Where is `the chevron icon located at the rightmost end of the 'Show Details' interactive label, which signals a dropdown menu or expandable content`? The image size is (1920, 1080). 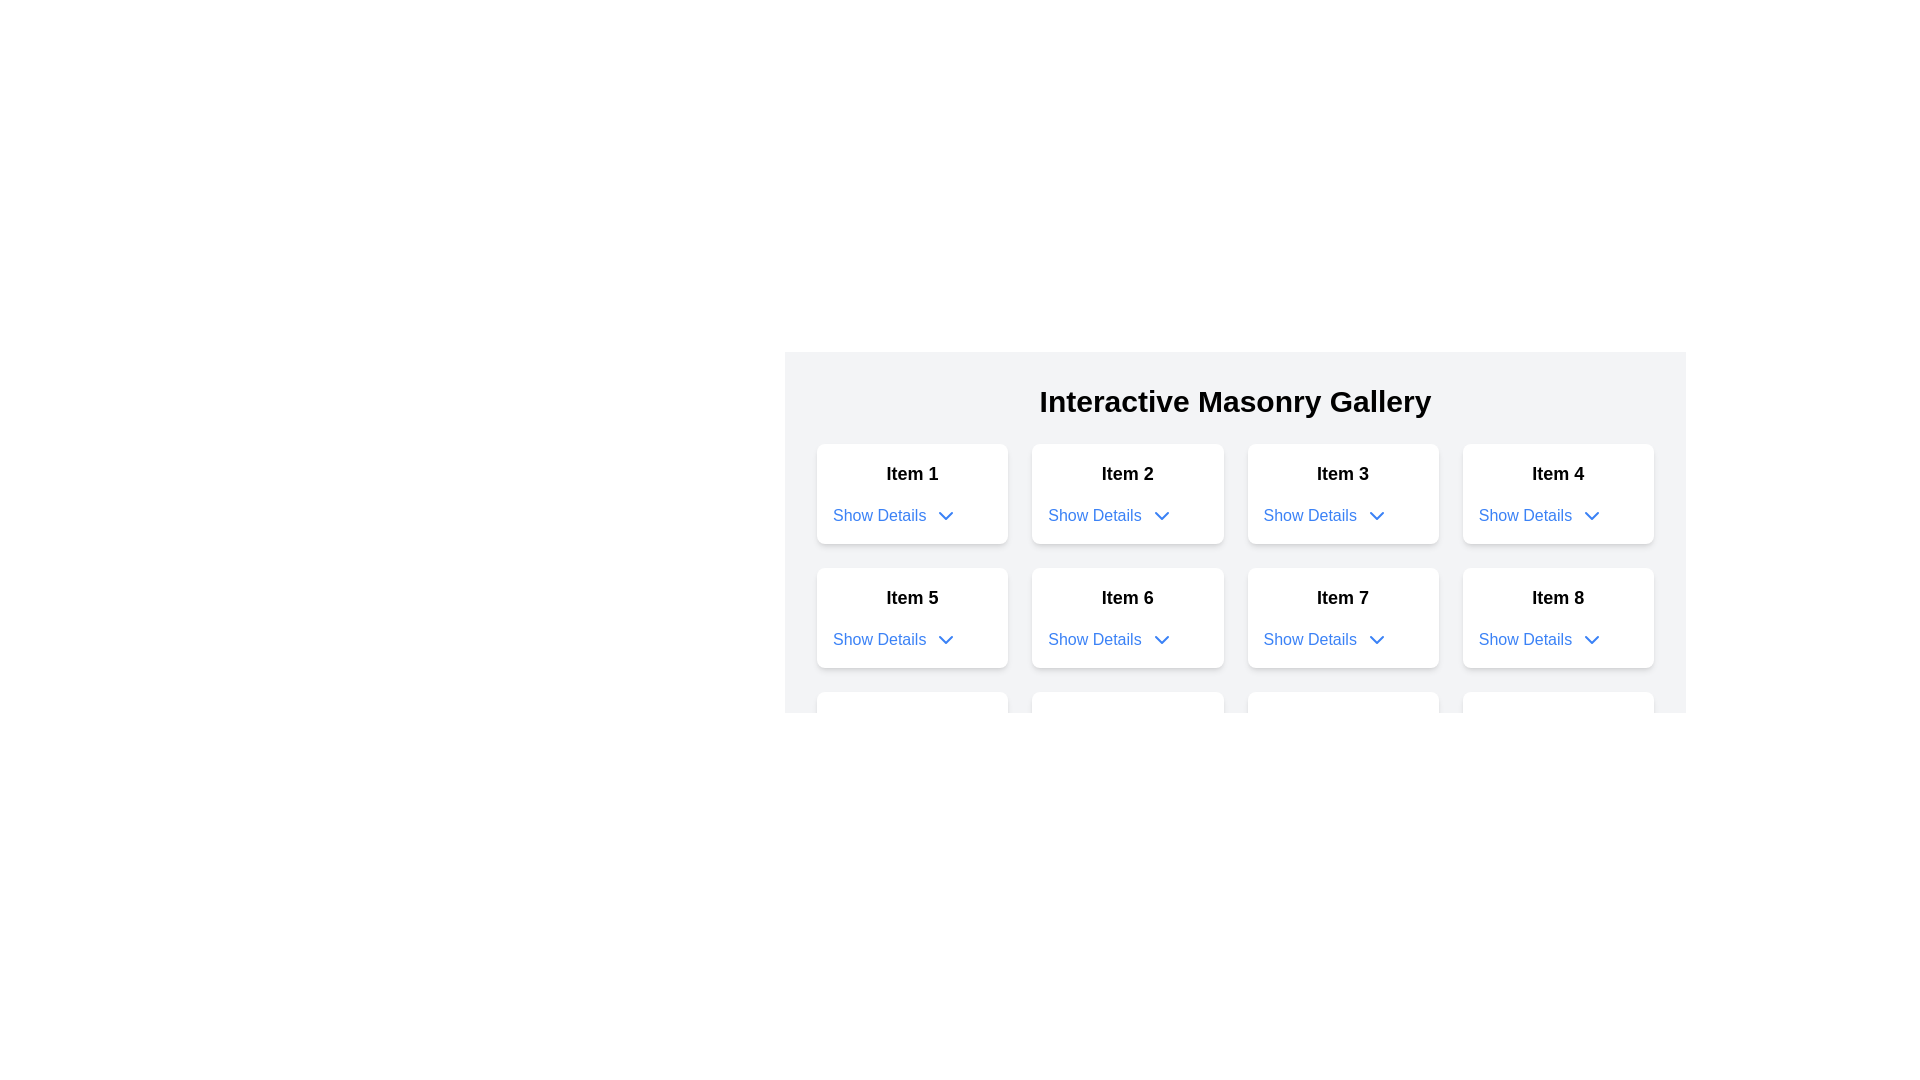 the chevron icon located at the rightmost end of the 'Show Details' interactive label, which signals a dropdown menu or expandable content is located at coordinates (1375, 640).